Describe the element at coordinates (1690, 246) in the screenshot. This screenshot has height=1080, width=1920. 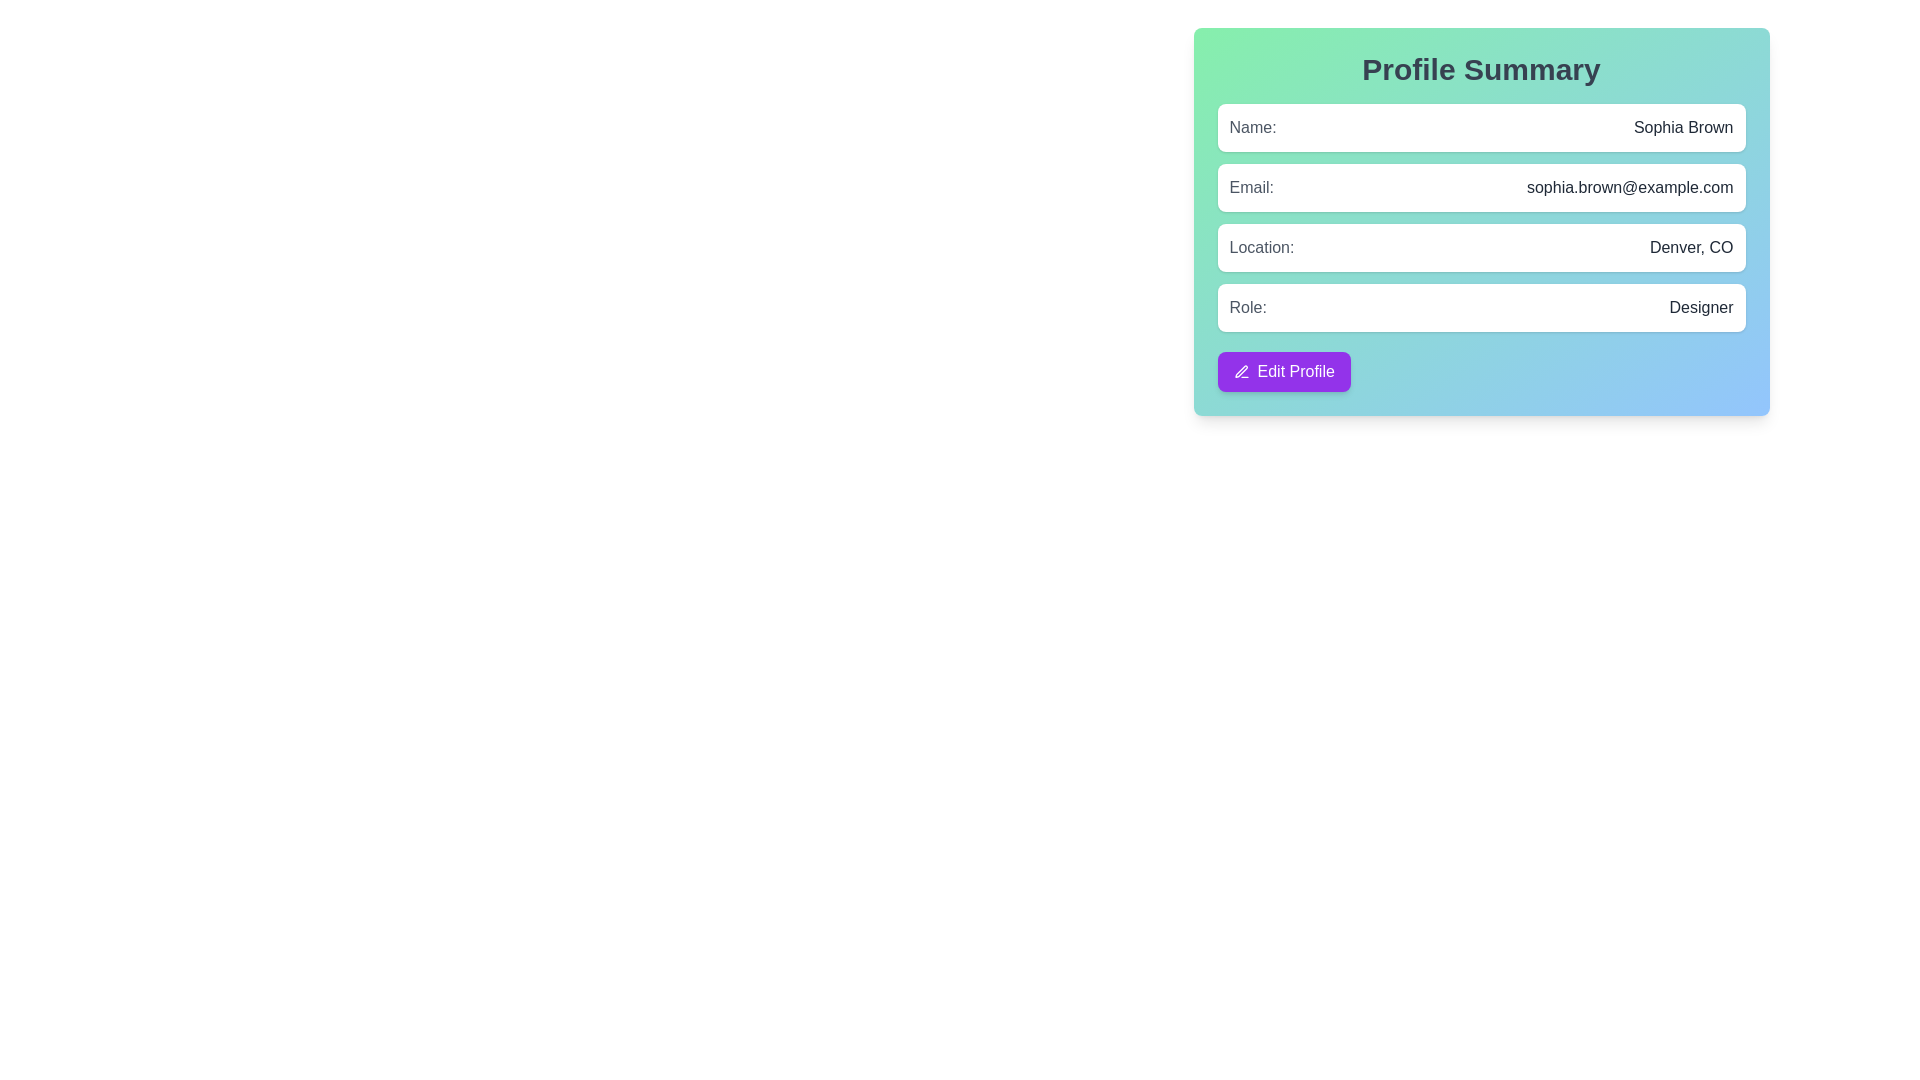
I see `the text label displaying the location 'Denver, CO', which is positioned on the right side of a white rounded box containing the label 'location:' on the left` at that location.